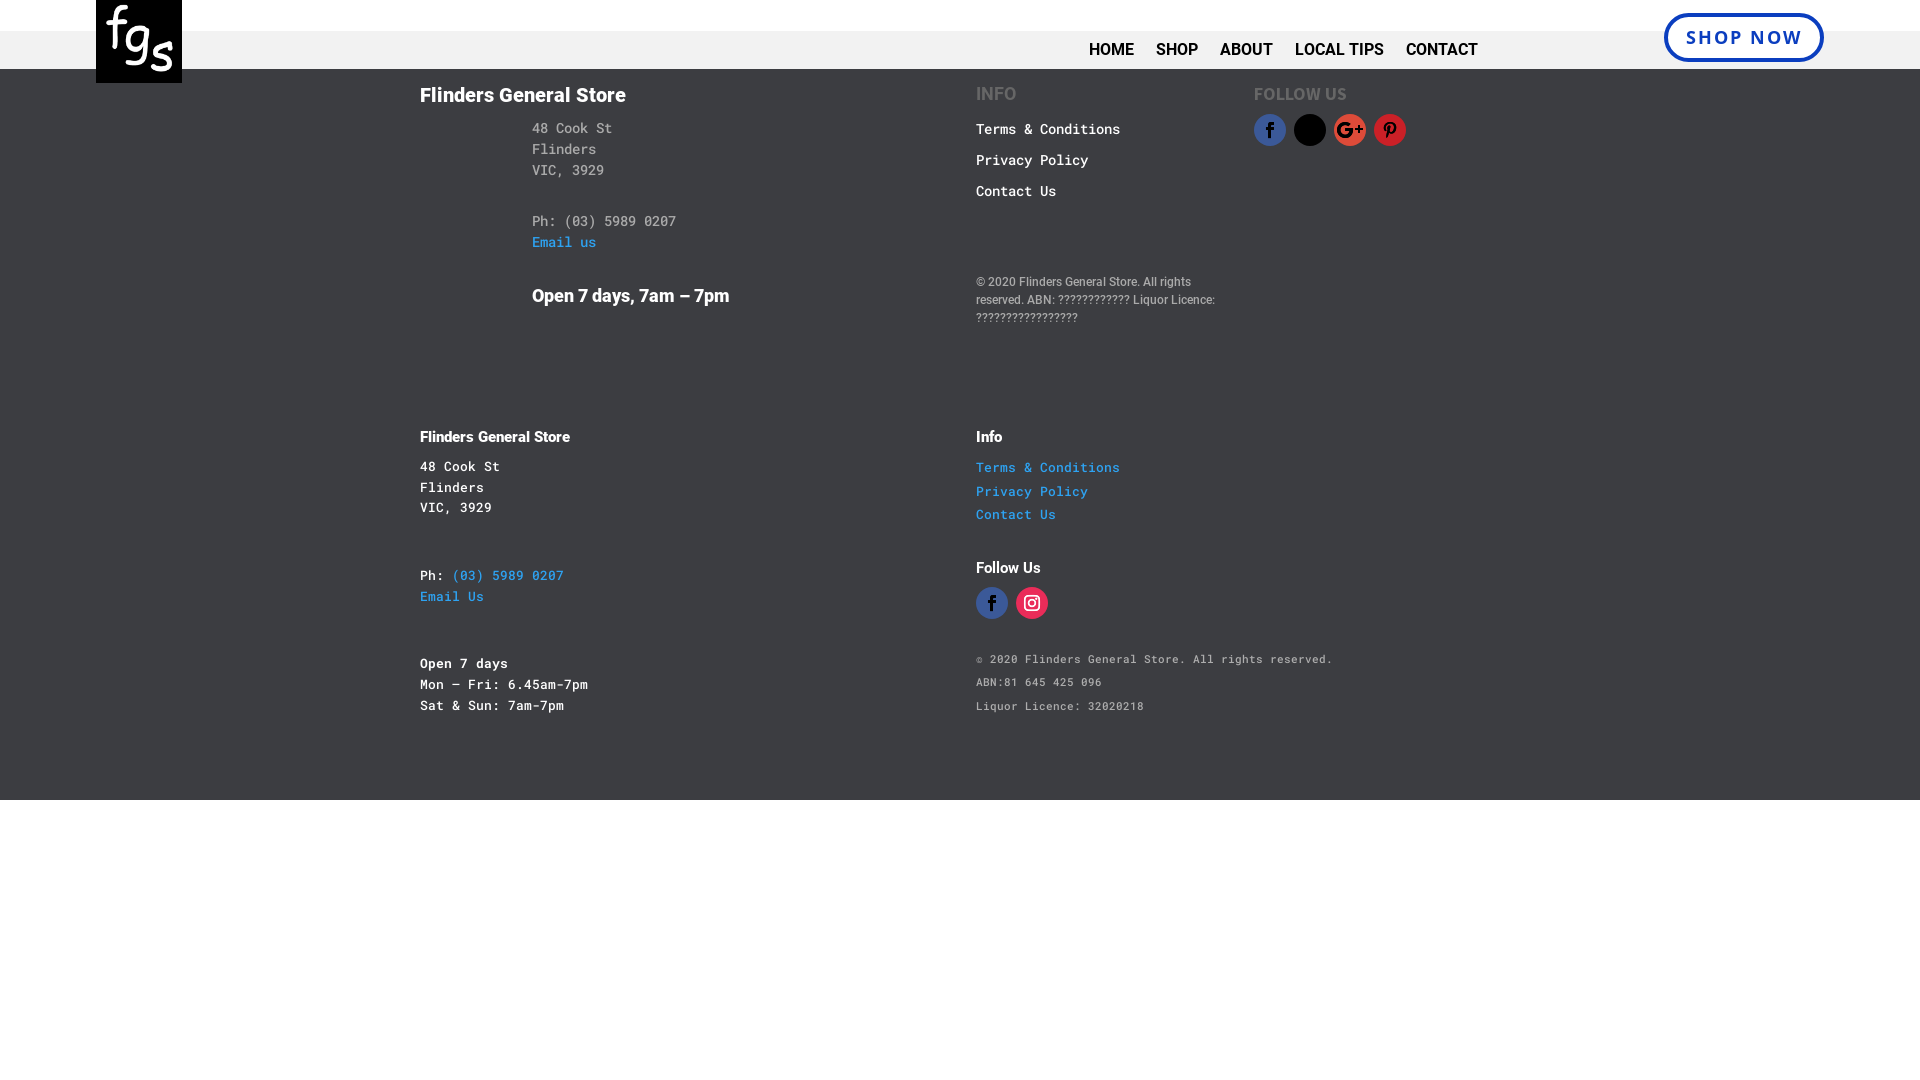  What do you see at coordinates (1176, 53) in the screenshot?
I see `'SHOP'` at bounding box center [1176, 53].